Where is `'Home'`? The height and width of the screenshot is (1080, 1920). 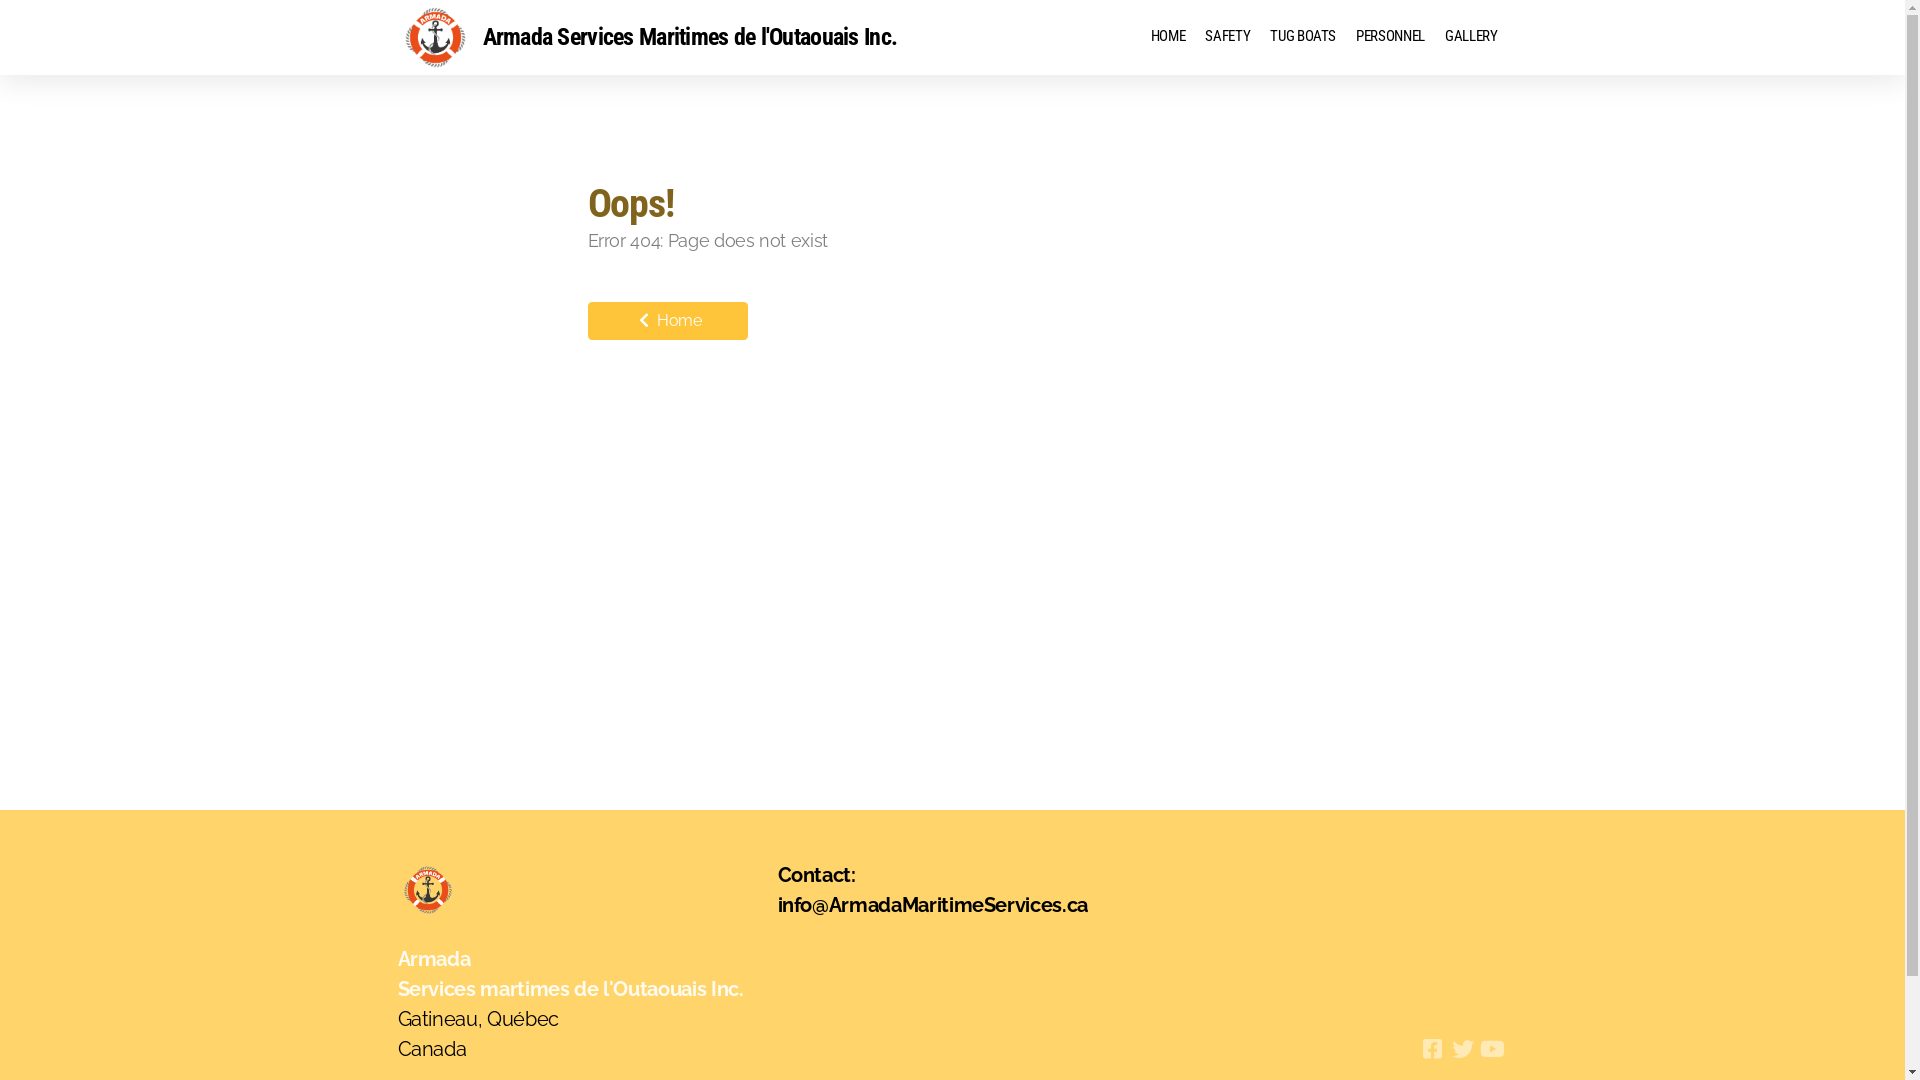 'Home' is located at coordinates (587, 319).